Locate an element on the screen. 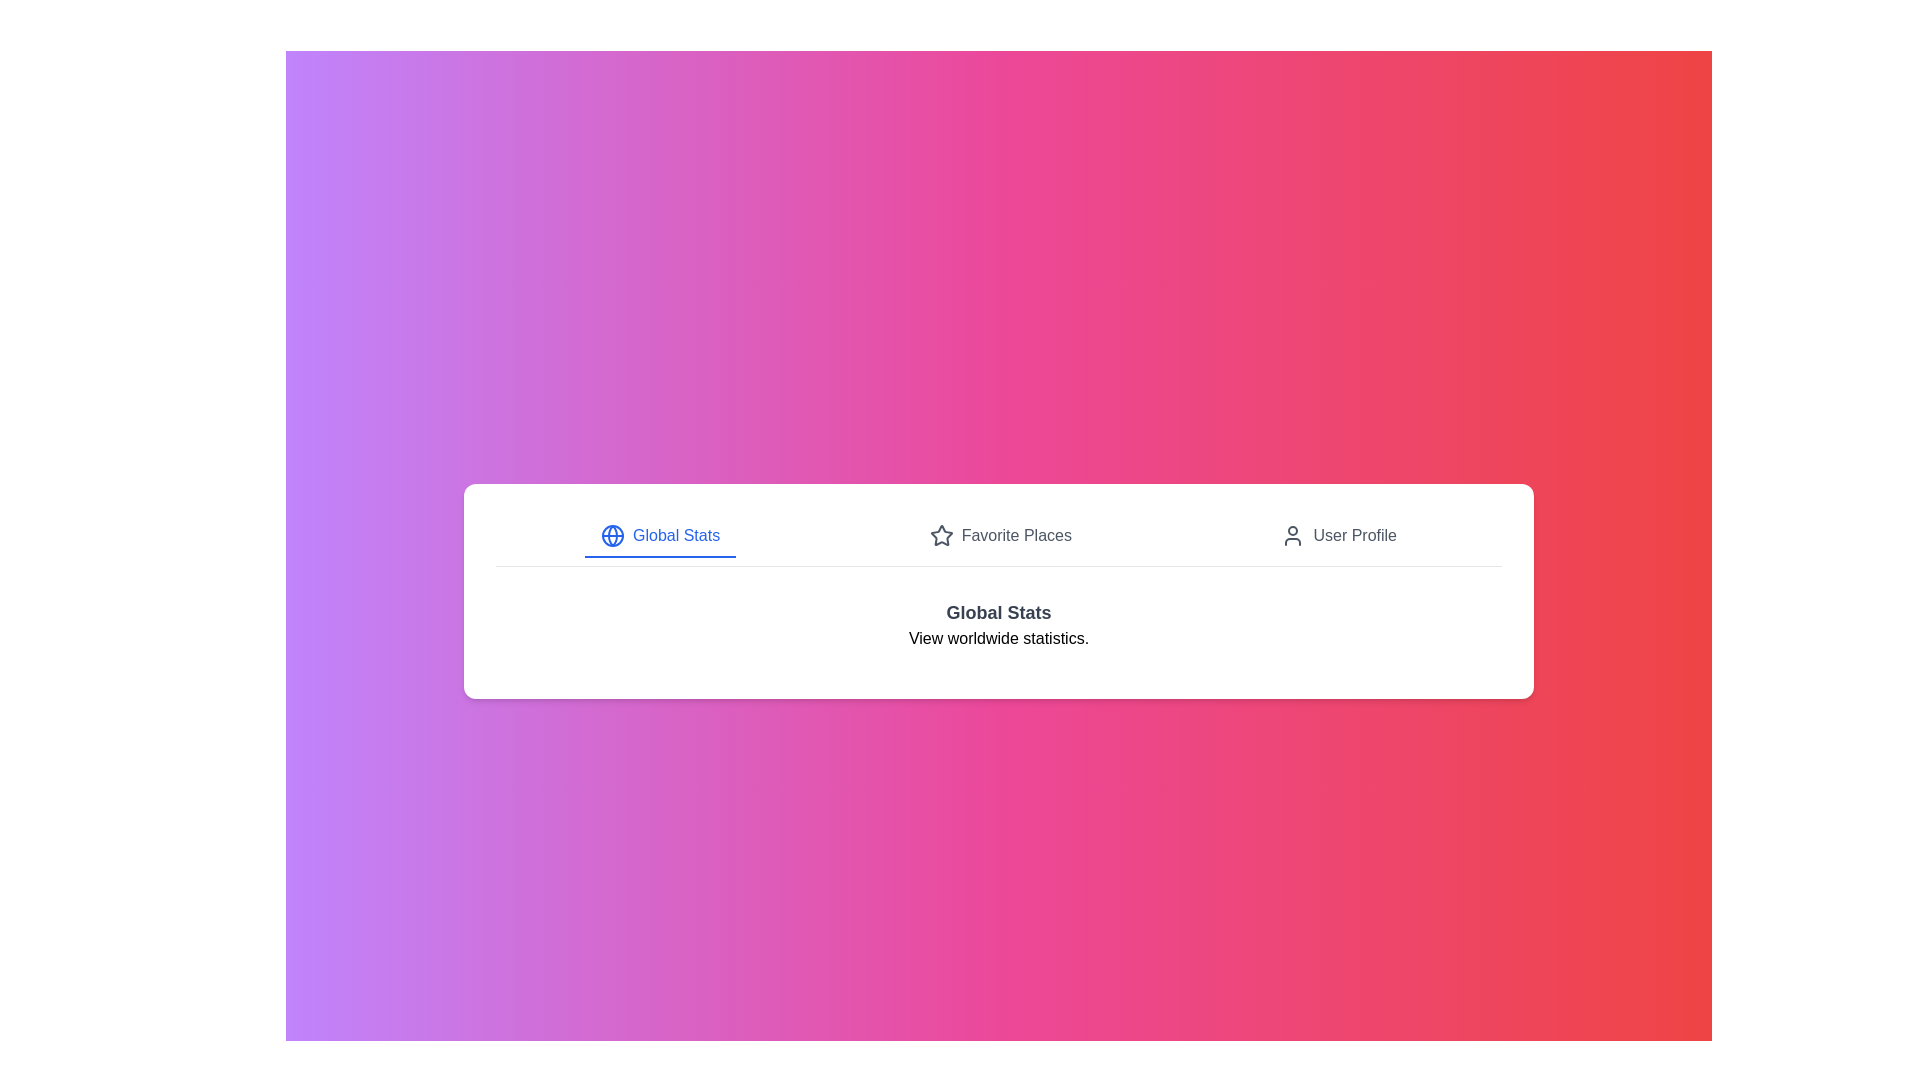 This screenshot has height=1080, width=1920. the circular globe icon located to the left of the 'Global Stats' button in the navigation section is located at coordinates (612, 534).